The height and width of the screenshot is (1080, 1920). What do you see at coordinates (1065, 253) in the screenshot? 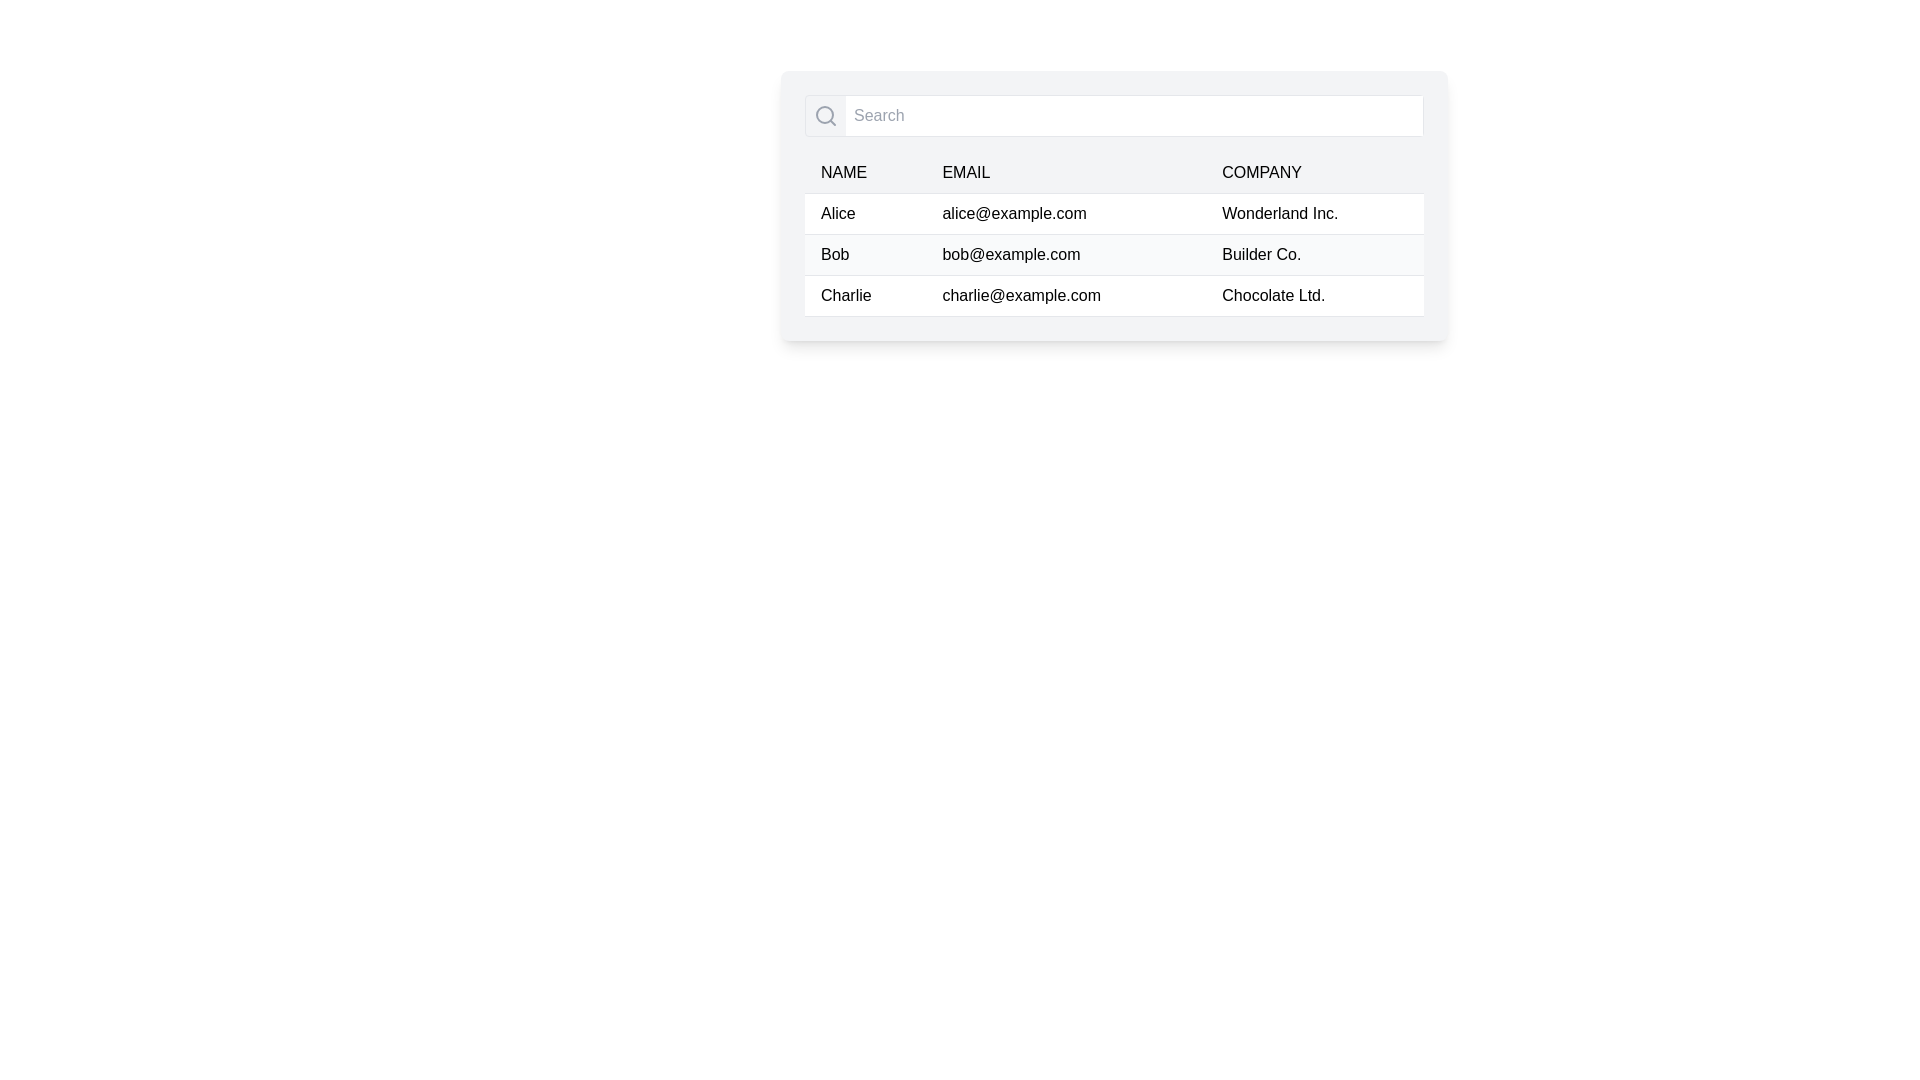
I see `the non-interactive text display field showing the email address for 'Bob' in the second row of the table under the 'EMAIL' column` at bounding box center [1065, 253].